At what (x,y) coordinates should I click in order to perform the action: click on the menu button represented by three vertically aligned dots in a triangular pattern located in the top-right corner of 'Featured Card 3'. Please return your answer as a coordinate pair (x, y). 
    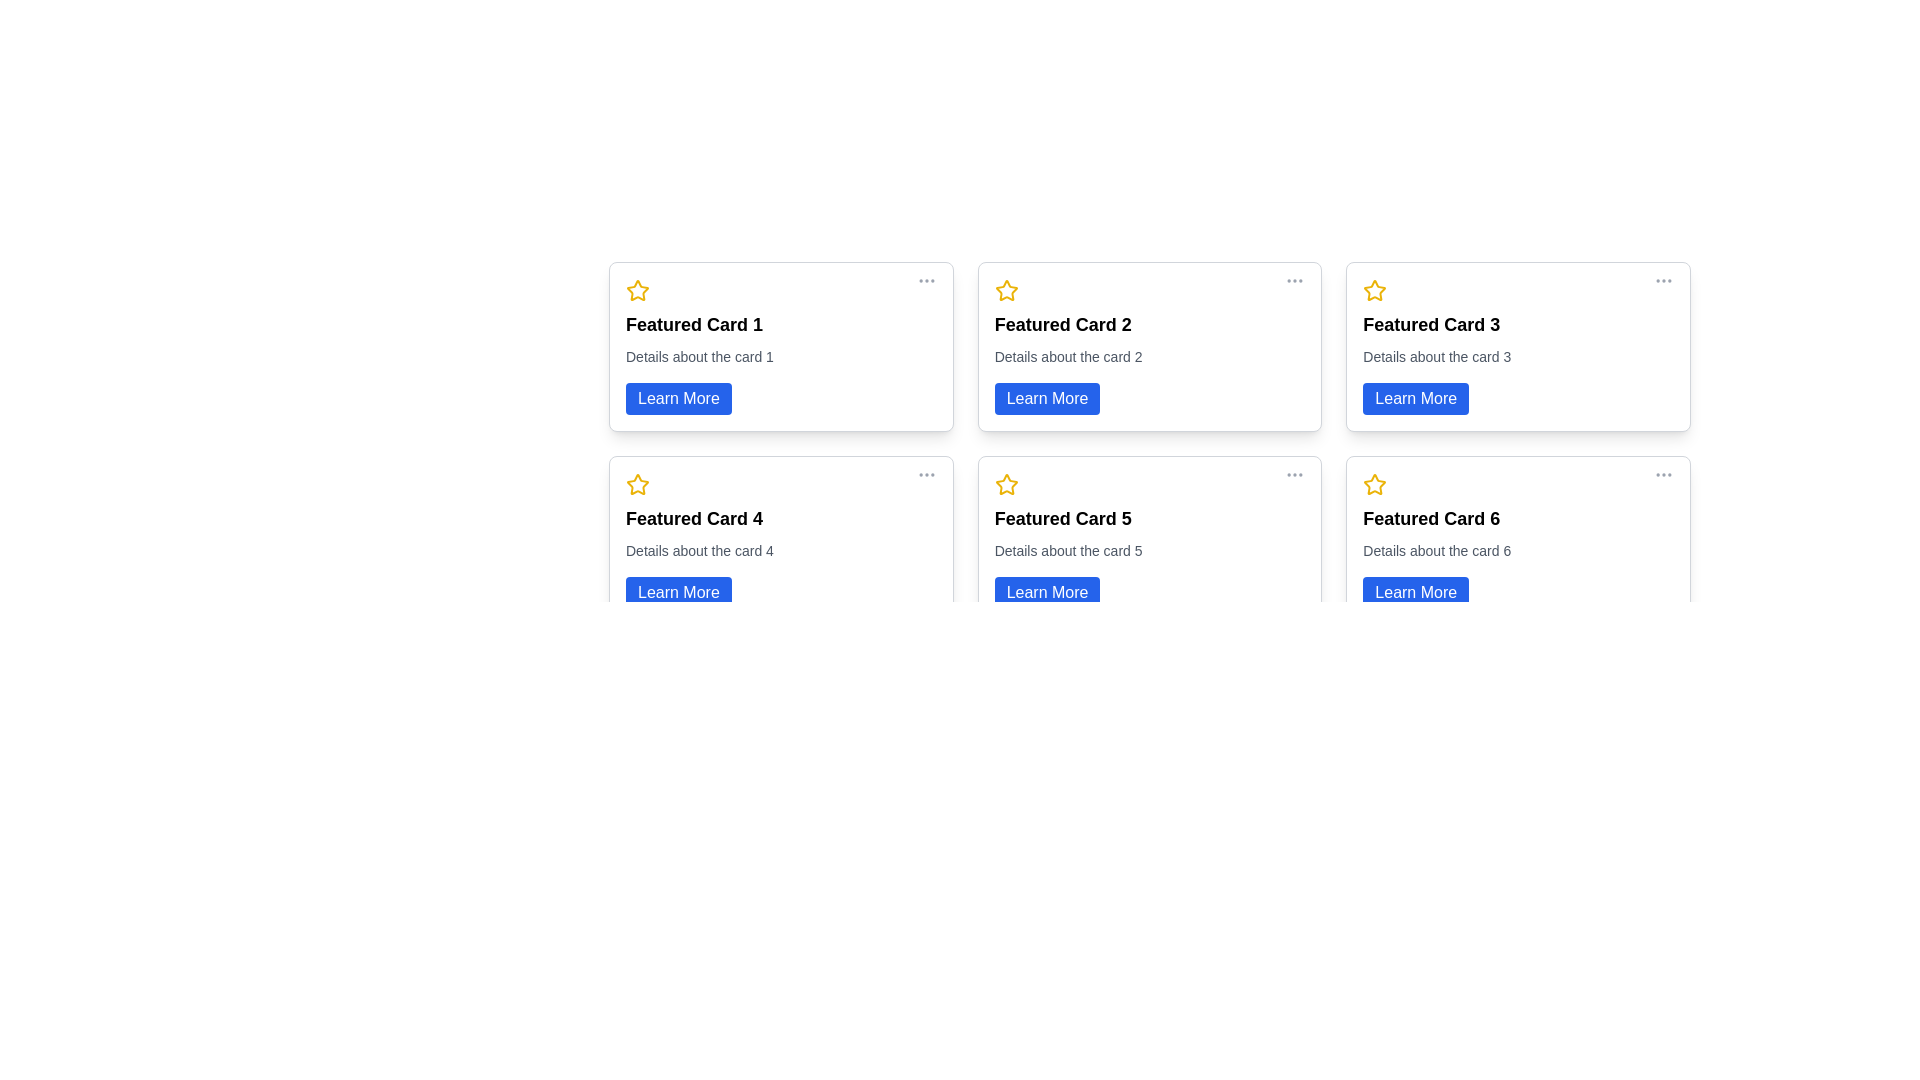
    Looking at the image, I should click on (1664, 281).